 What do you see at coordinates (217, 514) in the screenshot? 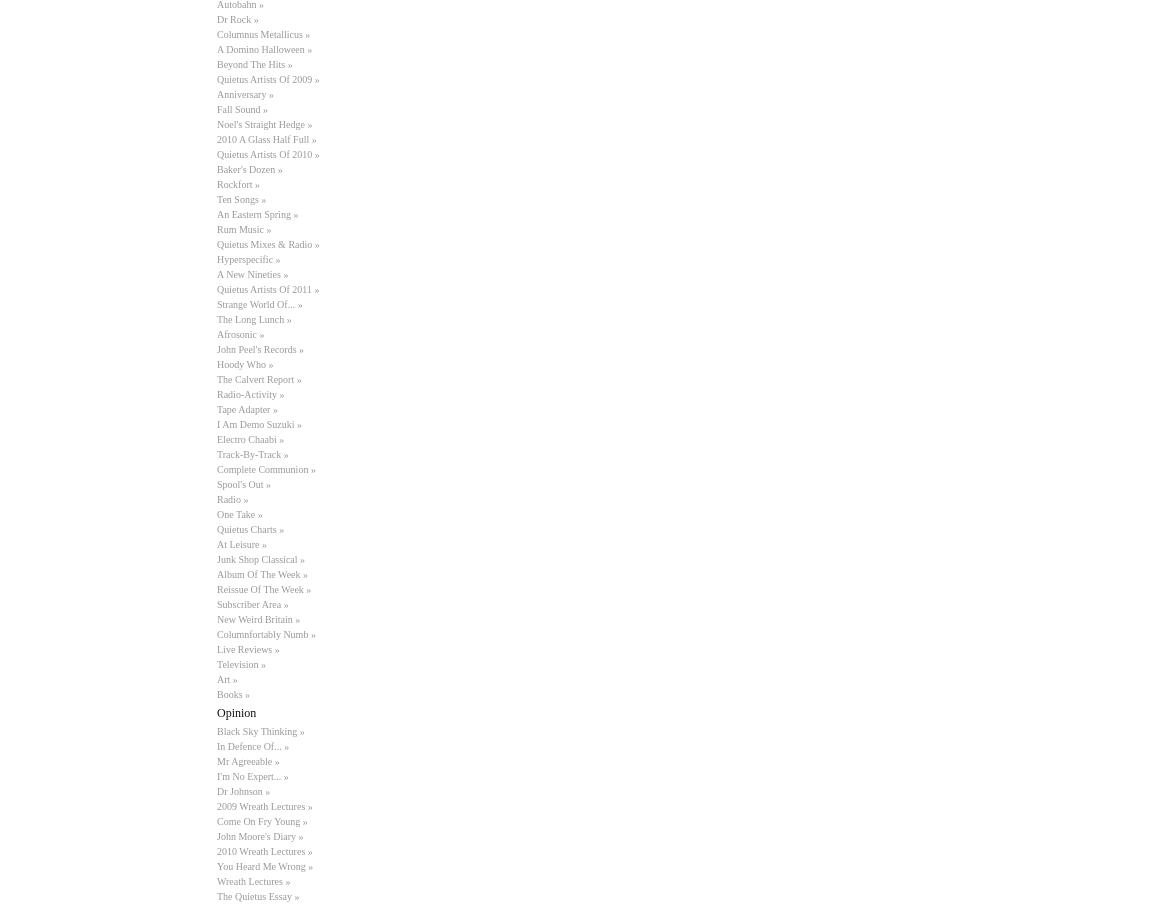
I see `'One Take »'` at bounding box center [217, 514].